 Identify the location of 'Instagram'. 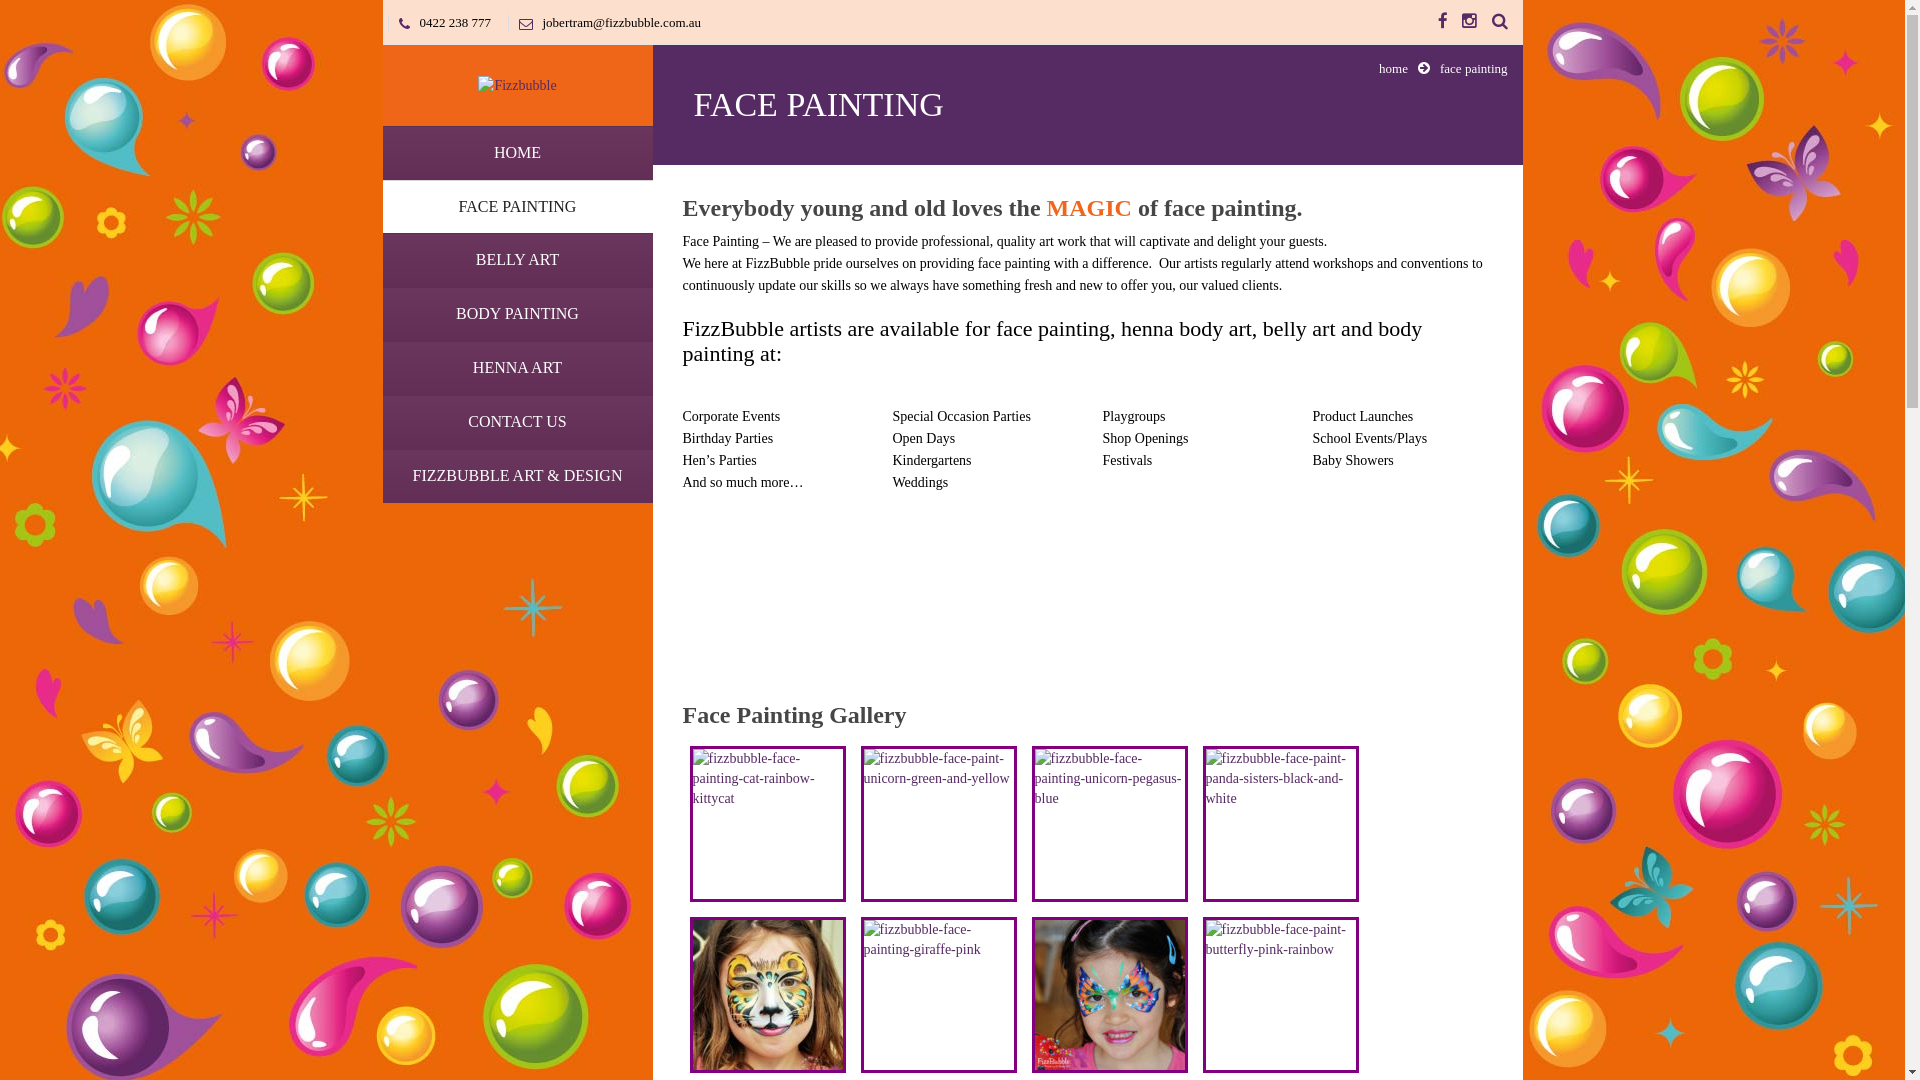
(1462, 22).